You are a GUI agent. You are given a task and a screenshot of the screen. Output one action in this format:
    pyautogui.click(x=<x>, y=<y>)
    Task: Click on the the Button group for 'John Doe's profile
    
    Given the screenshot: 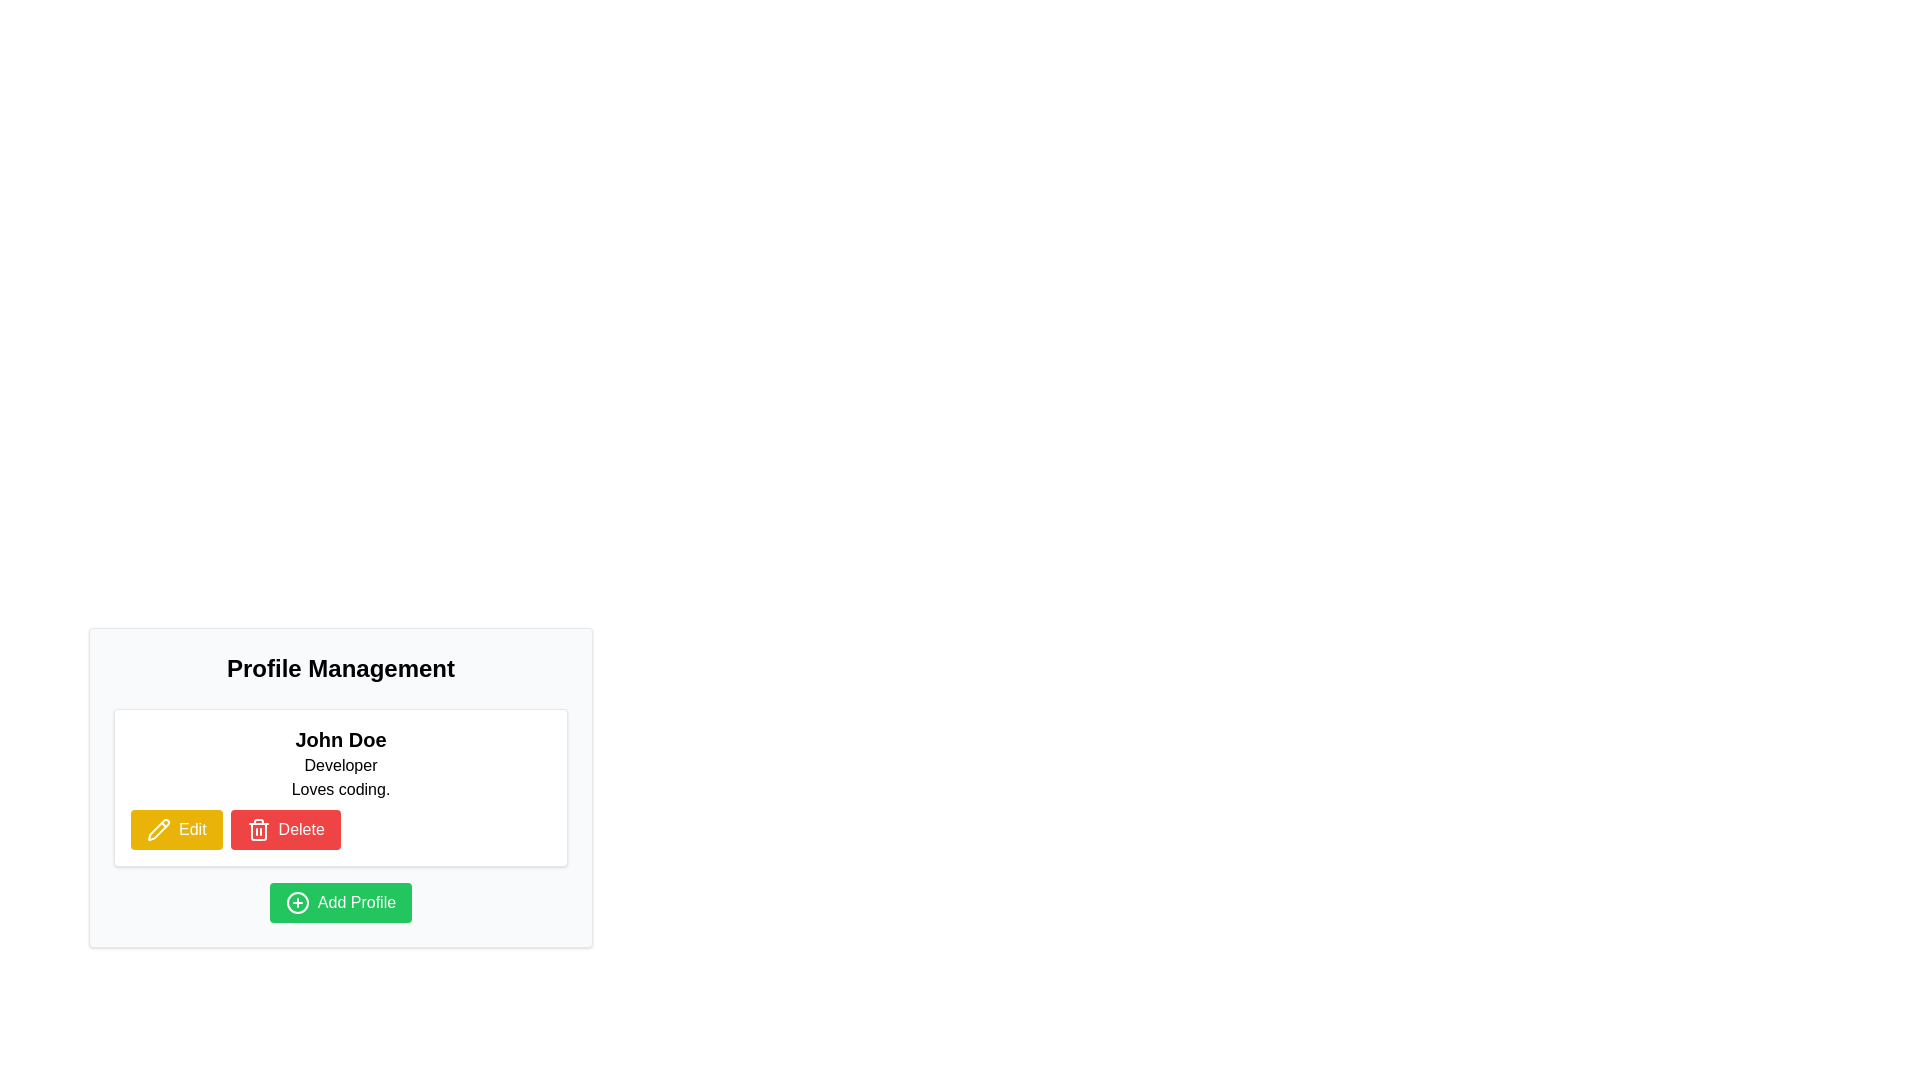 What is the action you would take?
    pyautogui.click(x=340, y=829)
    